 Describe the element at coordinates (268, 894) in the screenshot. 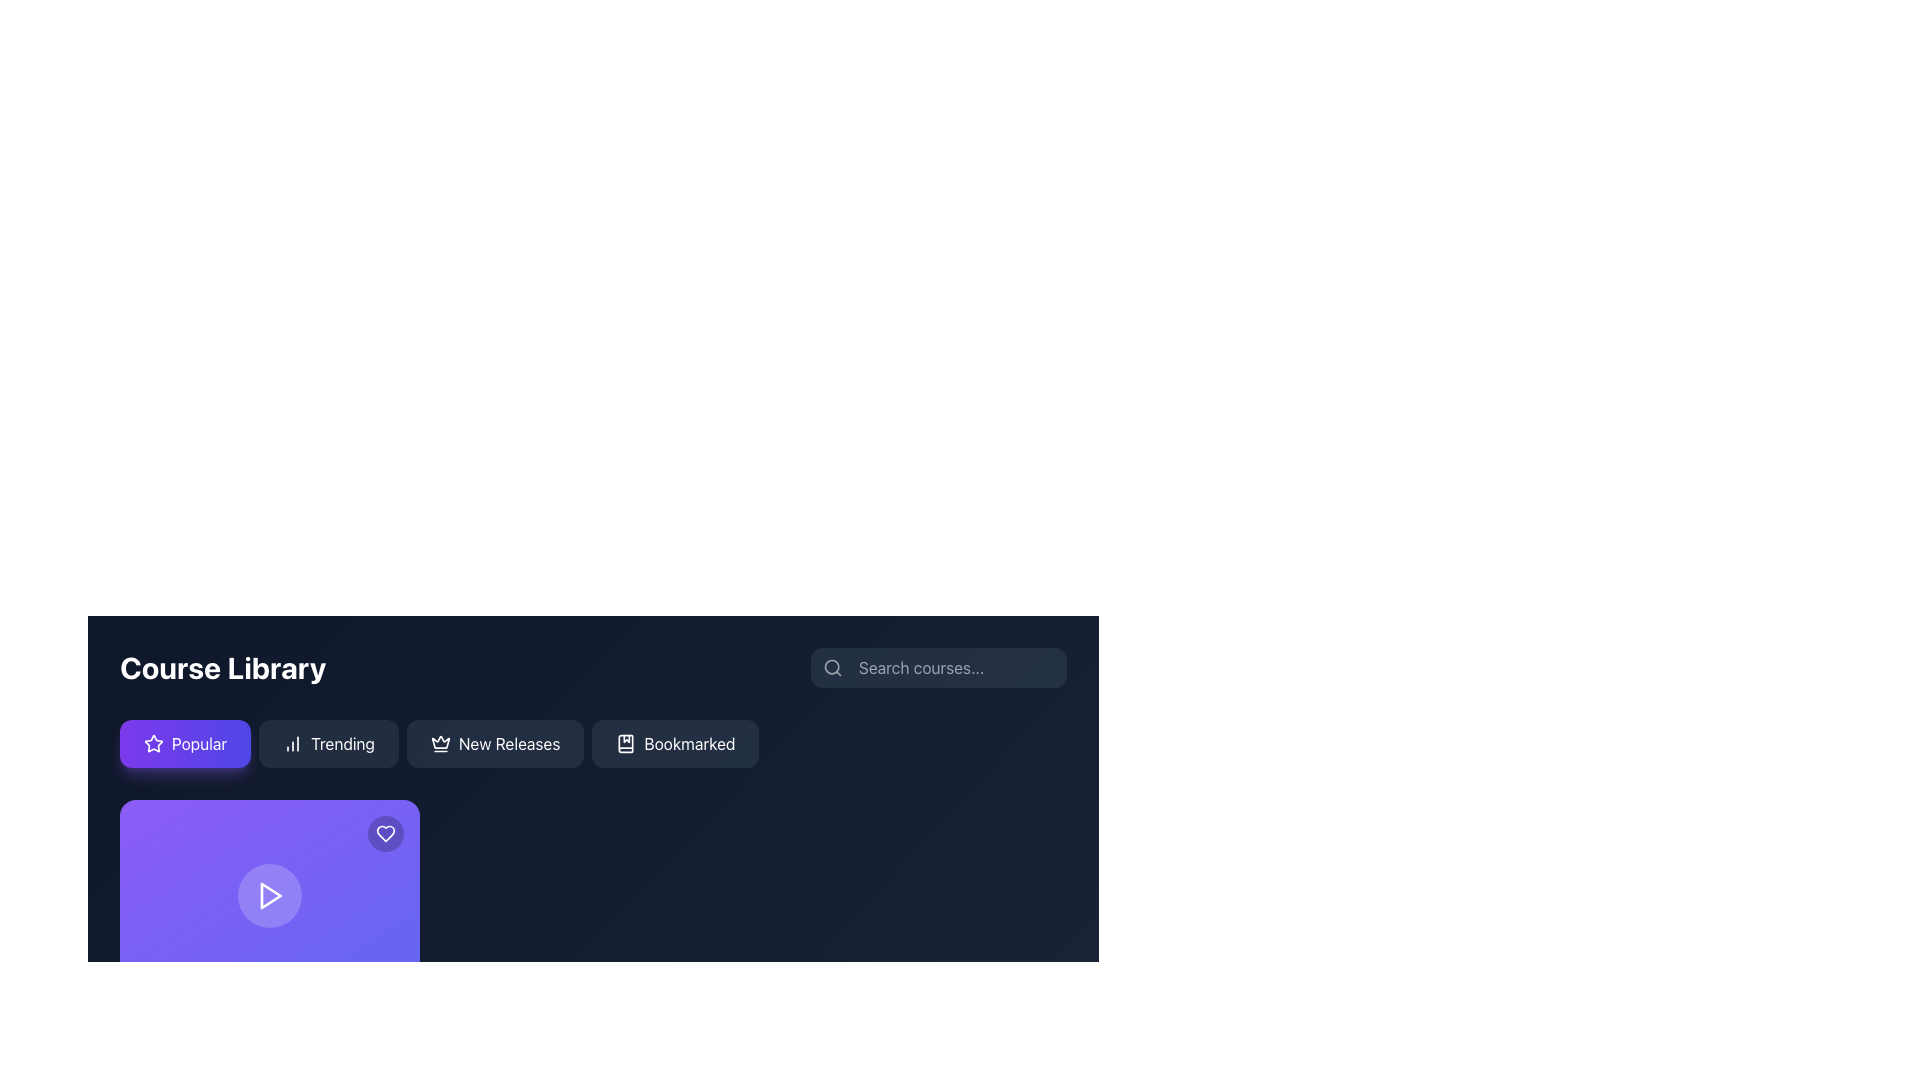

I see `the play button located in the bottom-left corner of the card section with a purple background to initiate video or audio playback` at that location.